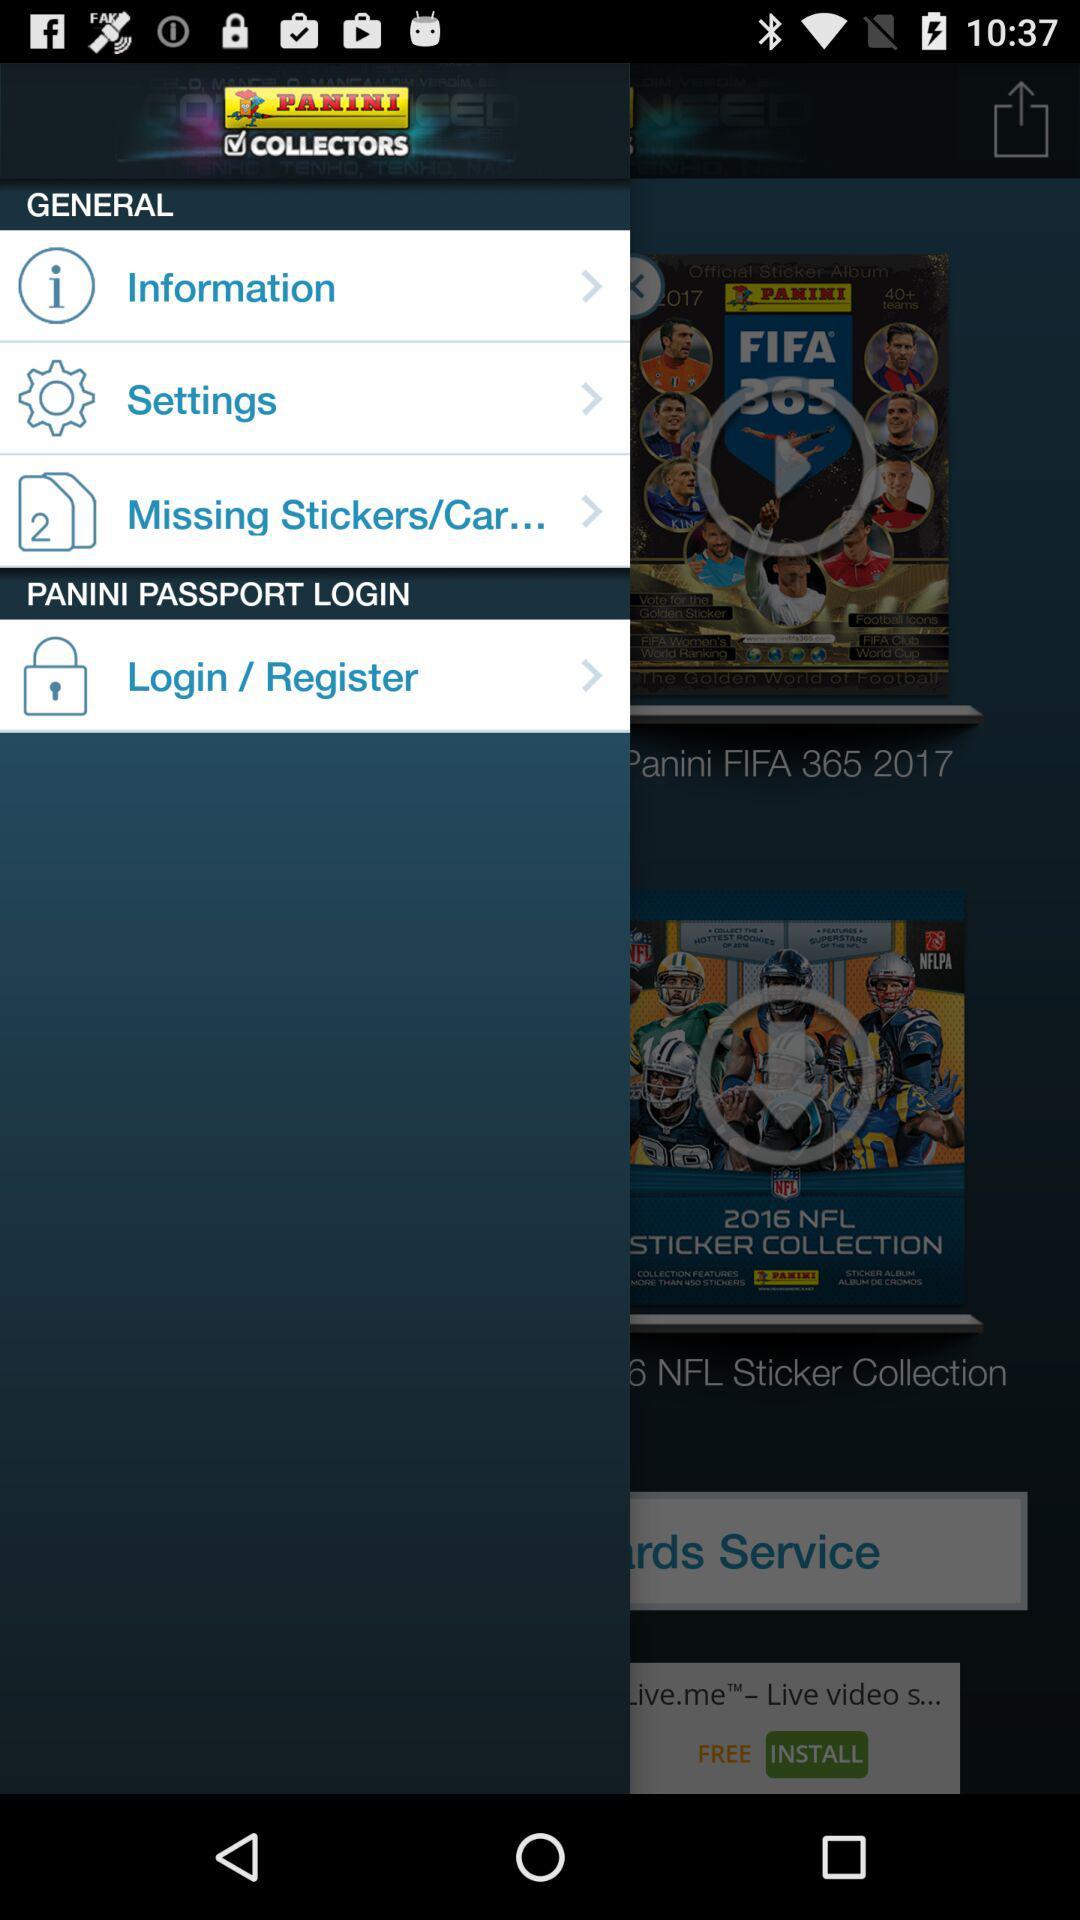 Image resolution: width=1080 pixels, height=1920 pixels. I want to click on the launch icon, so click(1021, 127).